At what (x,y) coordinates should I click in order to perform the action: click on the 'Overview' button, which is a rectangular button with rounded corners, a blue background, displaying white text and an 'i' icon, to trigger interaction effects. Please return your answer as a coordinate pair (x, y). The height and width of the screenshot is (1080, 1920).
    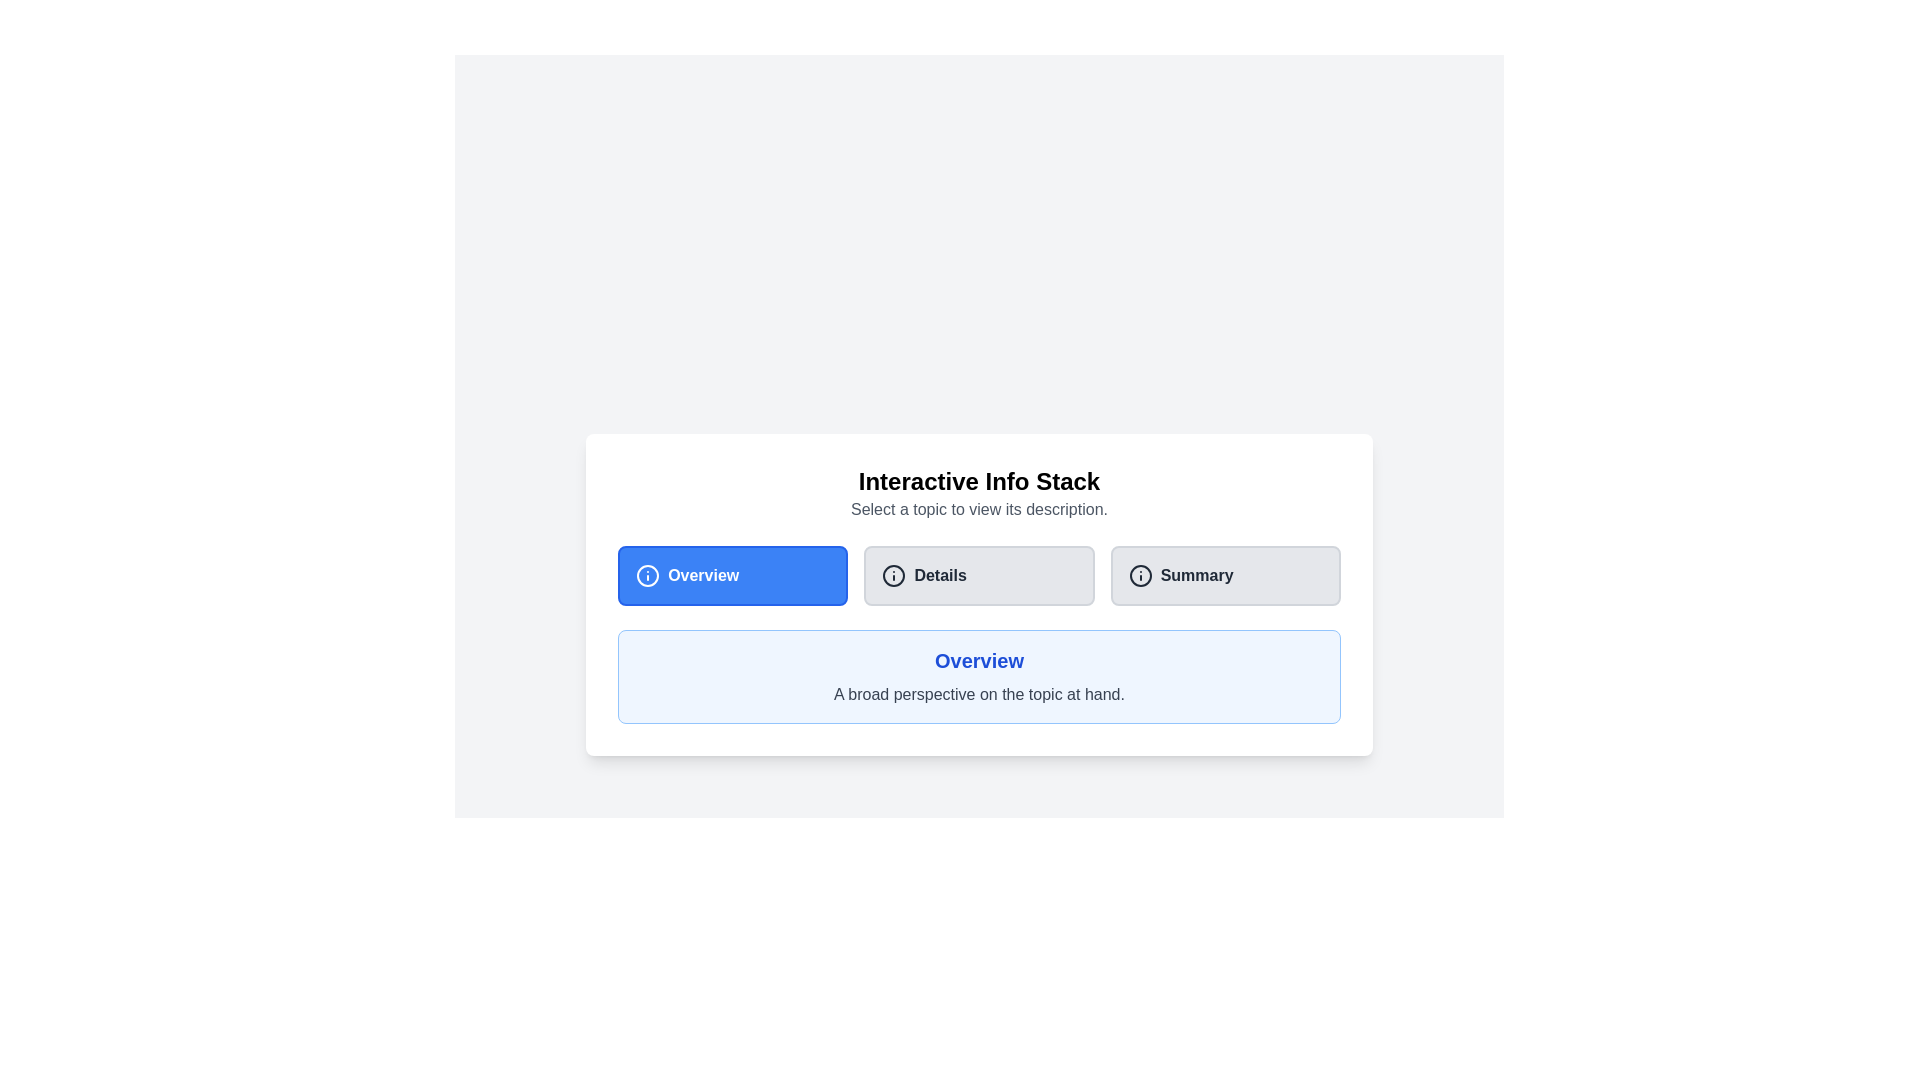
    Looking at the image, I should click on (732, 575).